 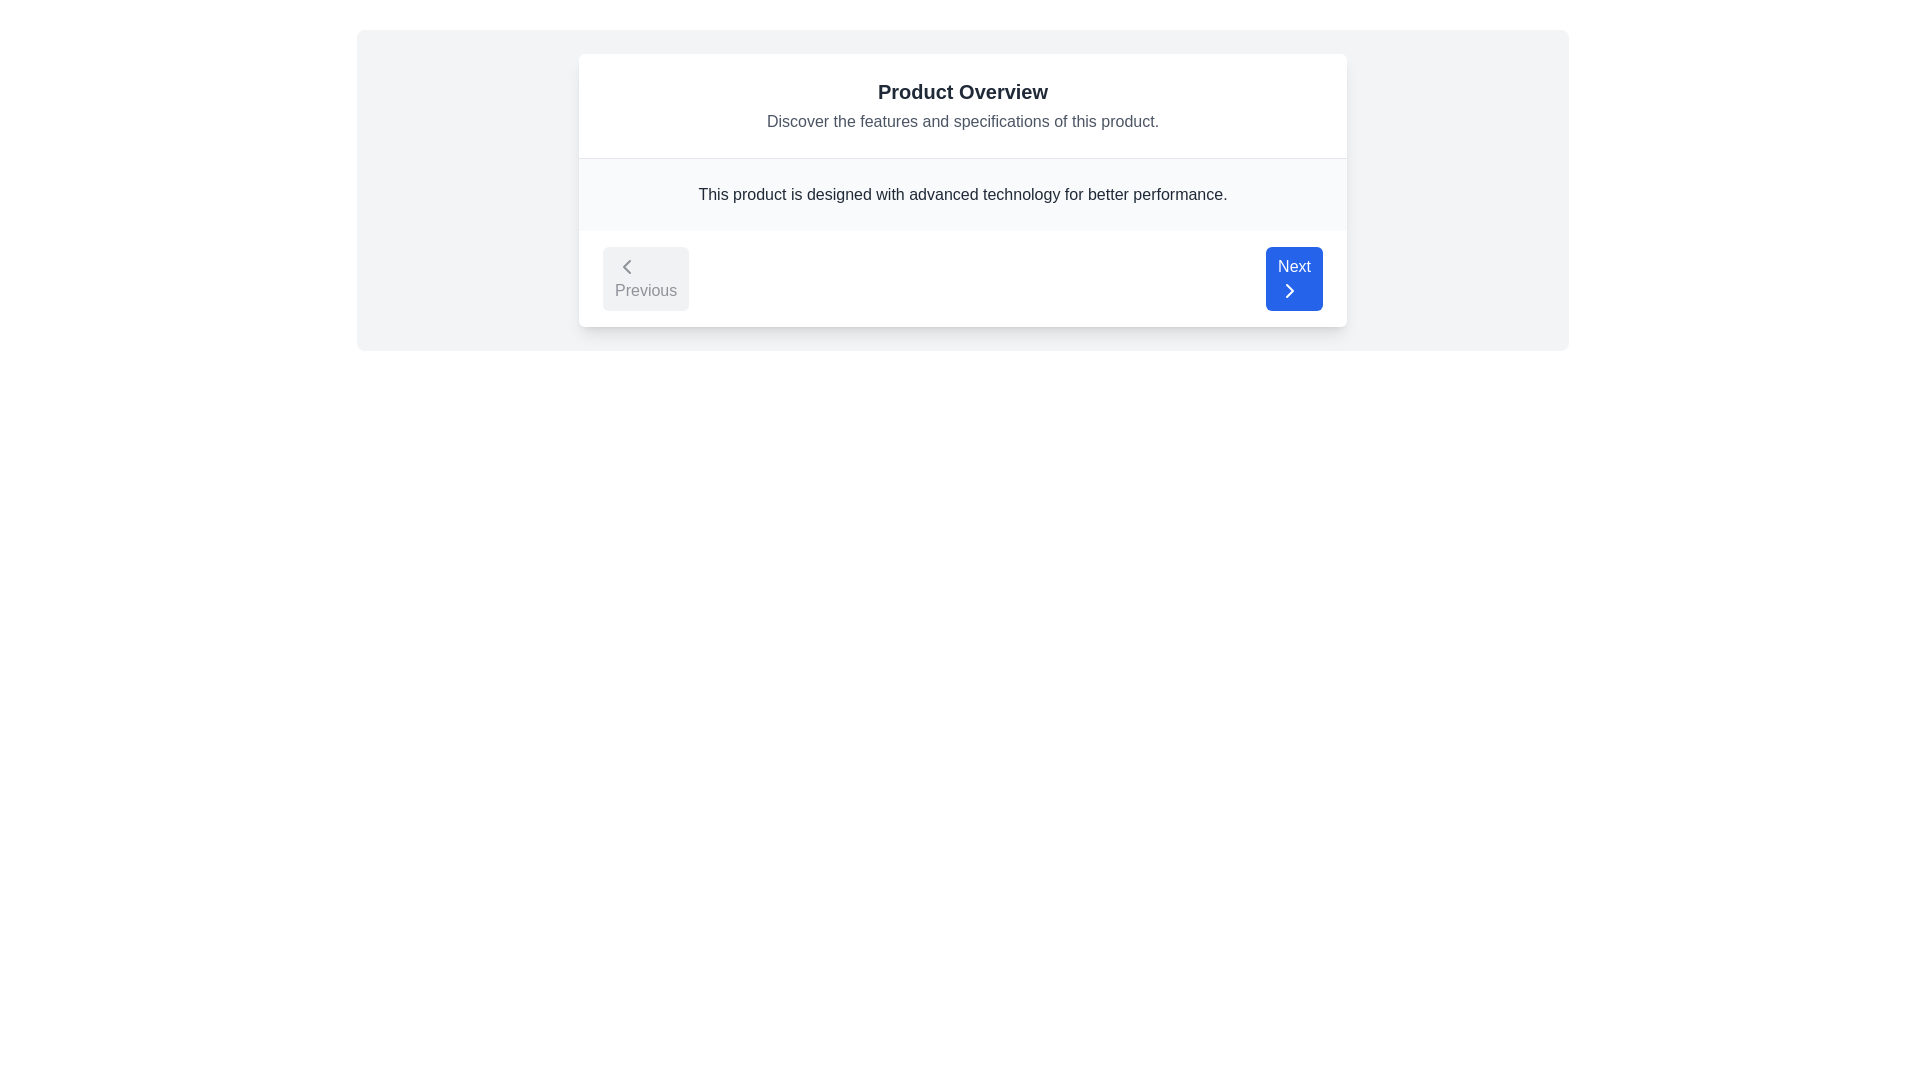 What do you see at coordinates (646, 278) in the screenshot?
I see `the 'Previous' button located in the lower left part of the interface, which has a light gray background and darker gray text with a left-pointing arrow icon` at bounding box center [646, 278].